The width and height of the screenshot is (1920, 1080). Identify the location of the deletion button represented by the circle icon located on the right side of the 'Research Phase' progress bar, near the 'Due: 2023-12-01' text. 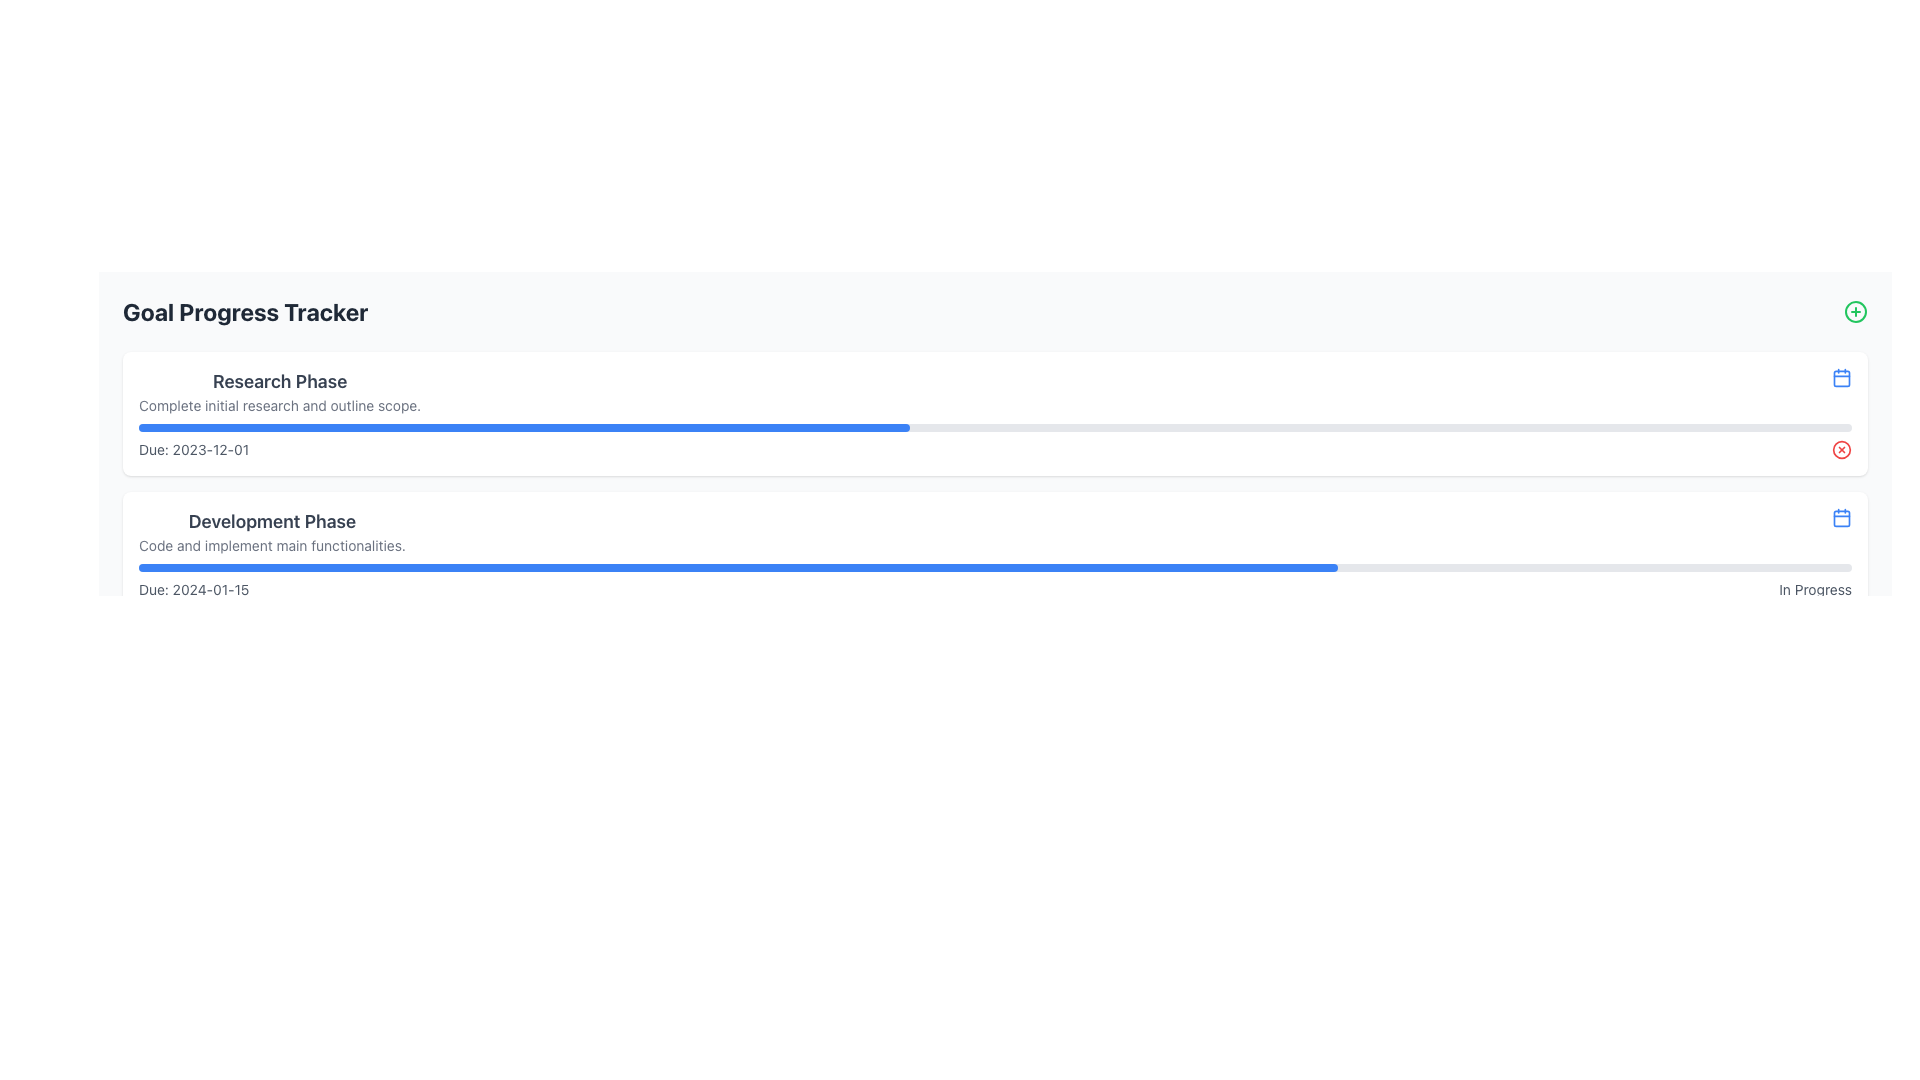
(1841, 450).